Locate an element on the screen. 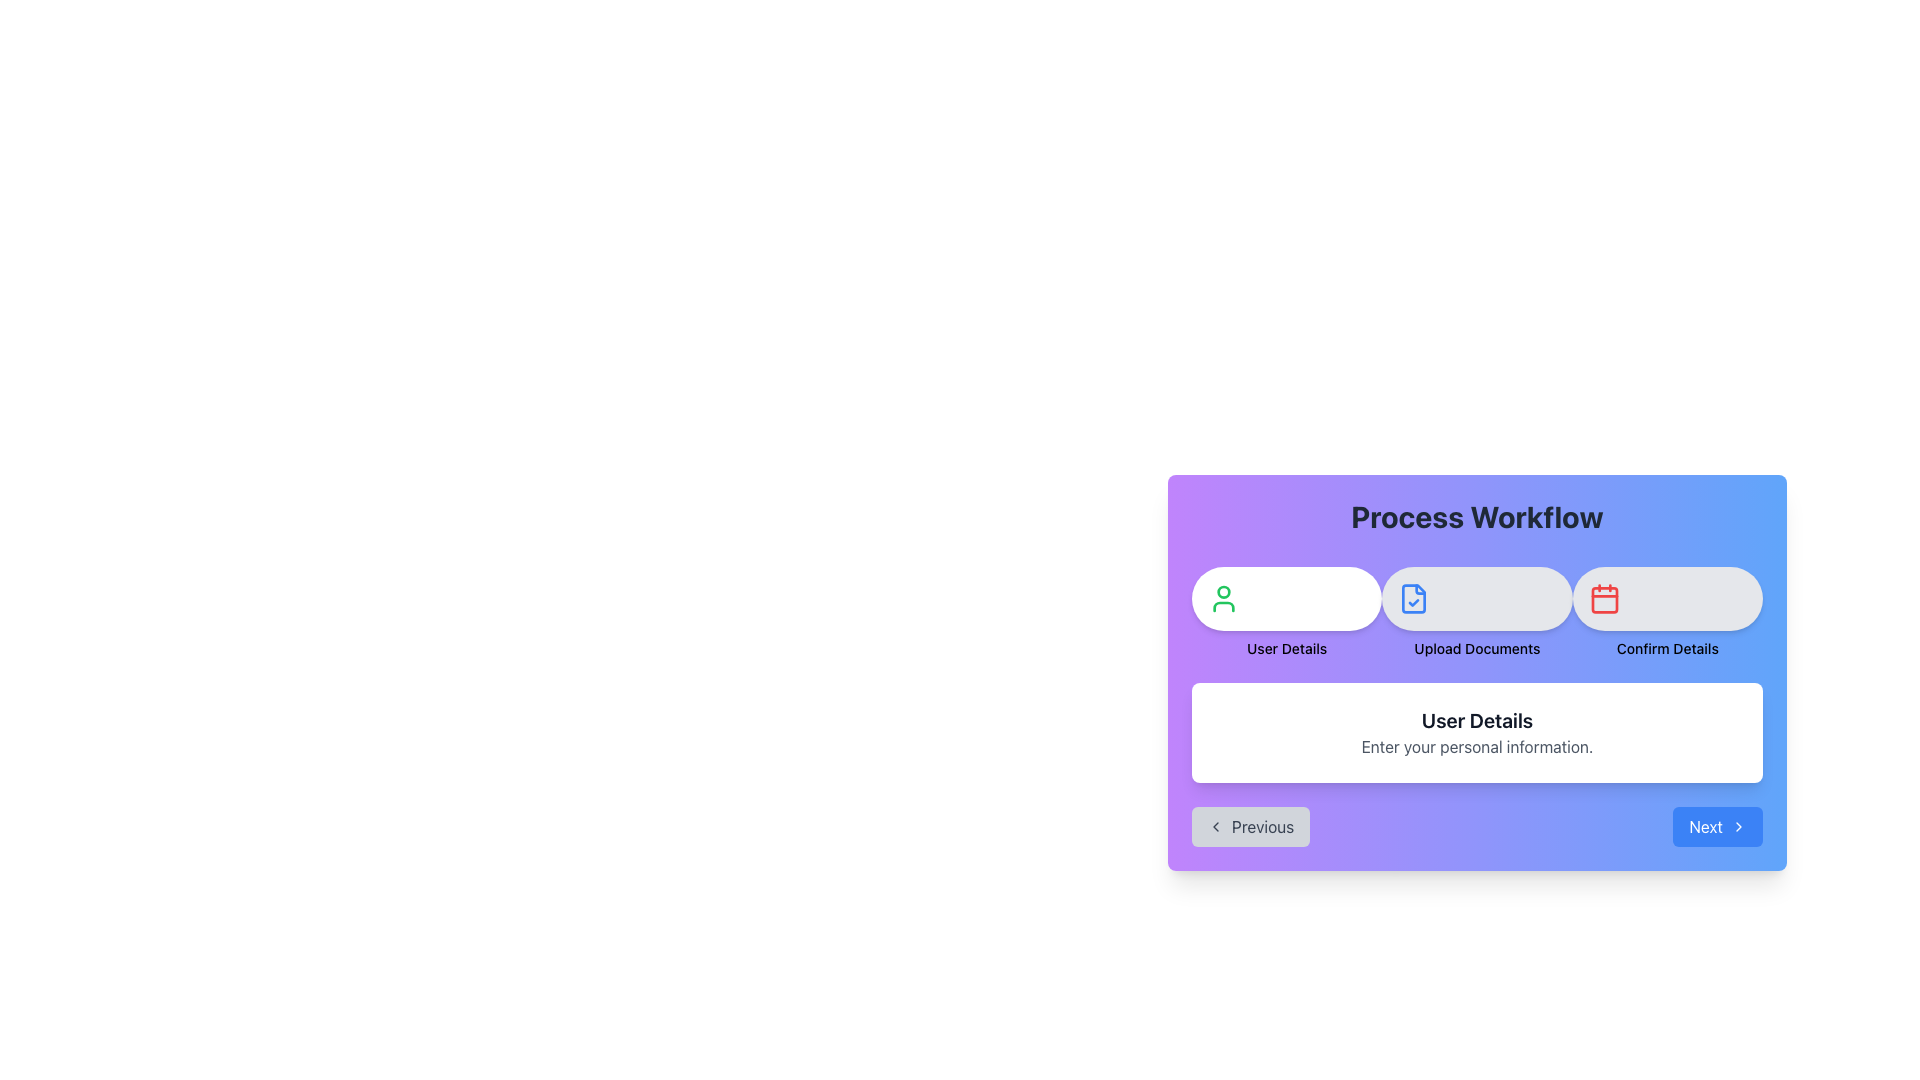 Image resolution: width=1920 pixels, height=1080 pixels. the text label indicating the 'Manage Uploads' step in the 'Process Workflow' horizontal stepper interface is located at coordinates (1477, 648).